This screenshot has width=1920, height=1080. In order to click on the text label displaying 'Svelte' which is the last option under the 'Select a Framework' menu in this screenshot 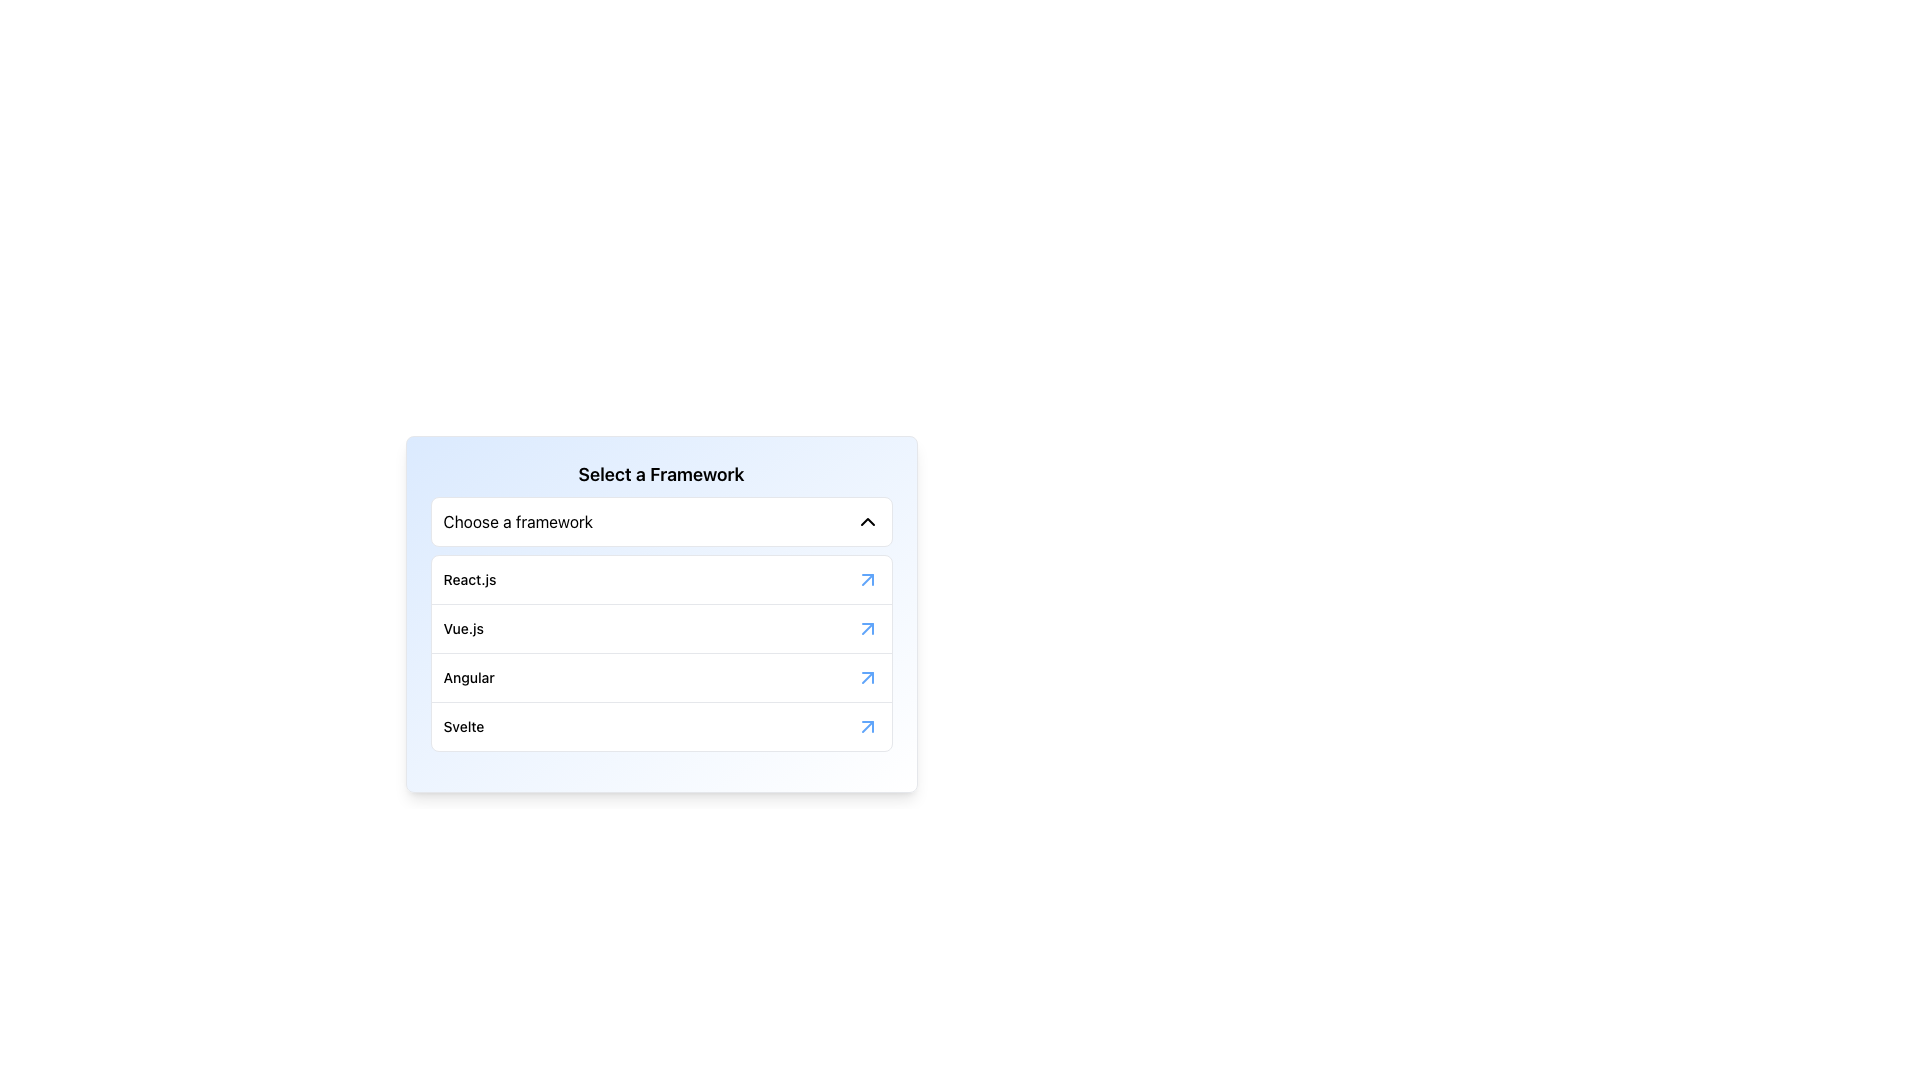, I will do `click(463, 726)`.